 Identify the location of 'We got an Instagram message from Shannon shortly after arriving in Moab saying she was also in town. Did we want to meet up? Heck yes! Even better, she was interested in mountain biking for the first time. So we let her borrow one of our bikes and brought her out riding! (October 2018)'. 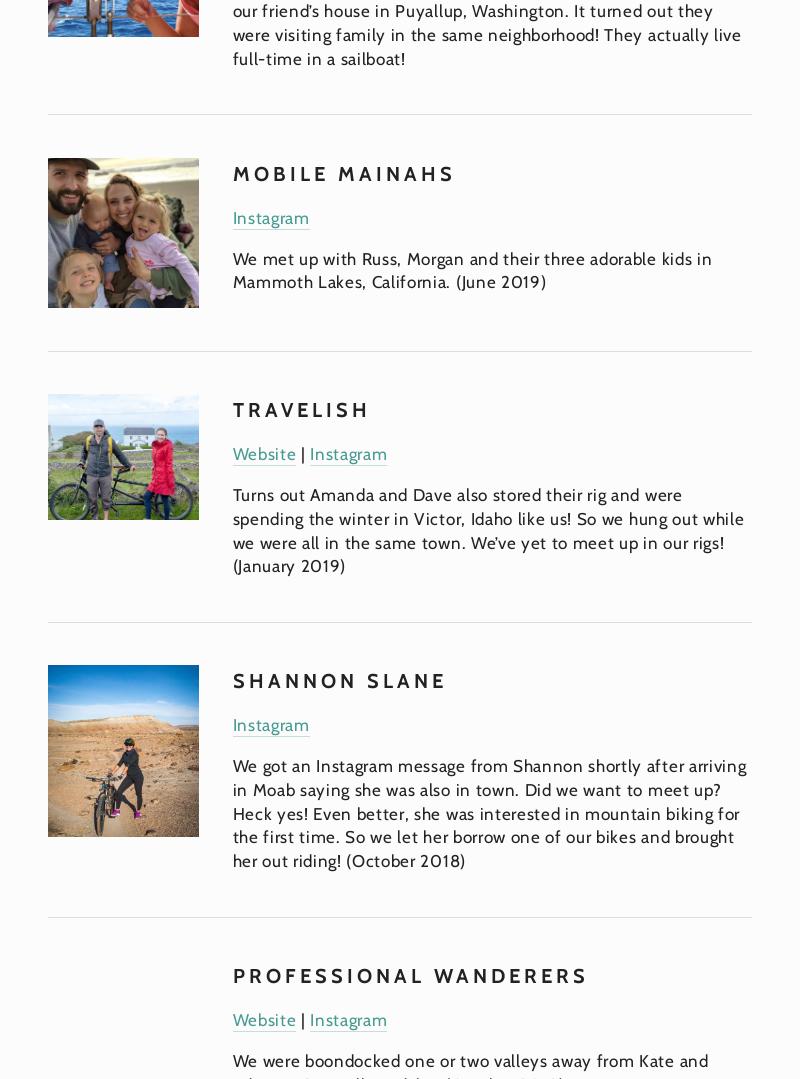
(491, 812).